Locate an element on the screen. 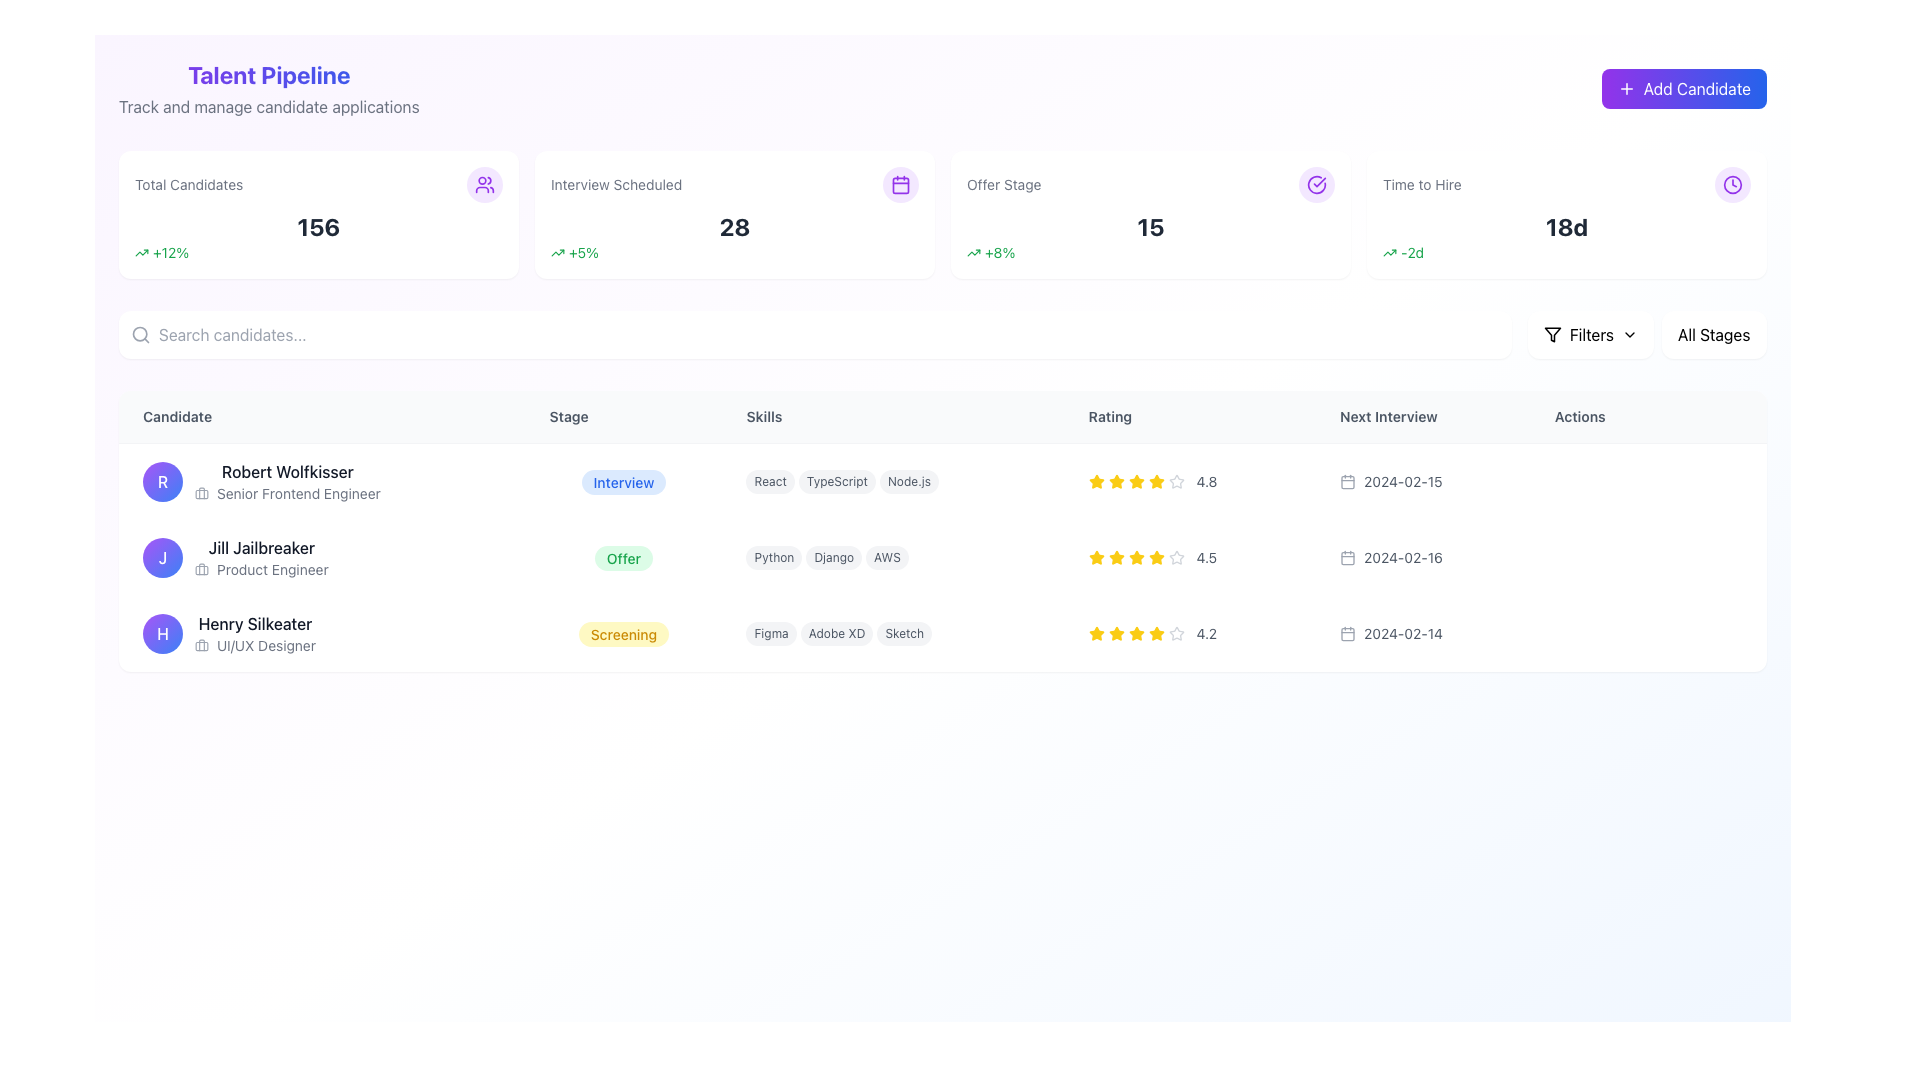 The image size is (1920, 1080). text from the third skill tag in the 'Skills' column for the candidate 'Robert Wolfkisser', which is located after the 'React' and 'TypeScript' tags is located at coordinates (908, 482).